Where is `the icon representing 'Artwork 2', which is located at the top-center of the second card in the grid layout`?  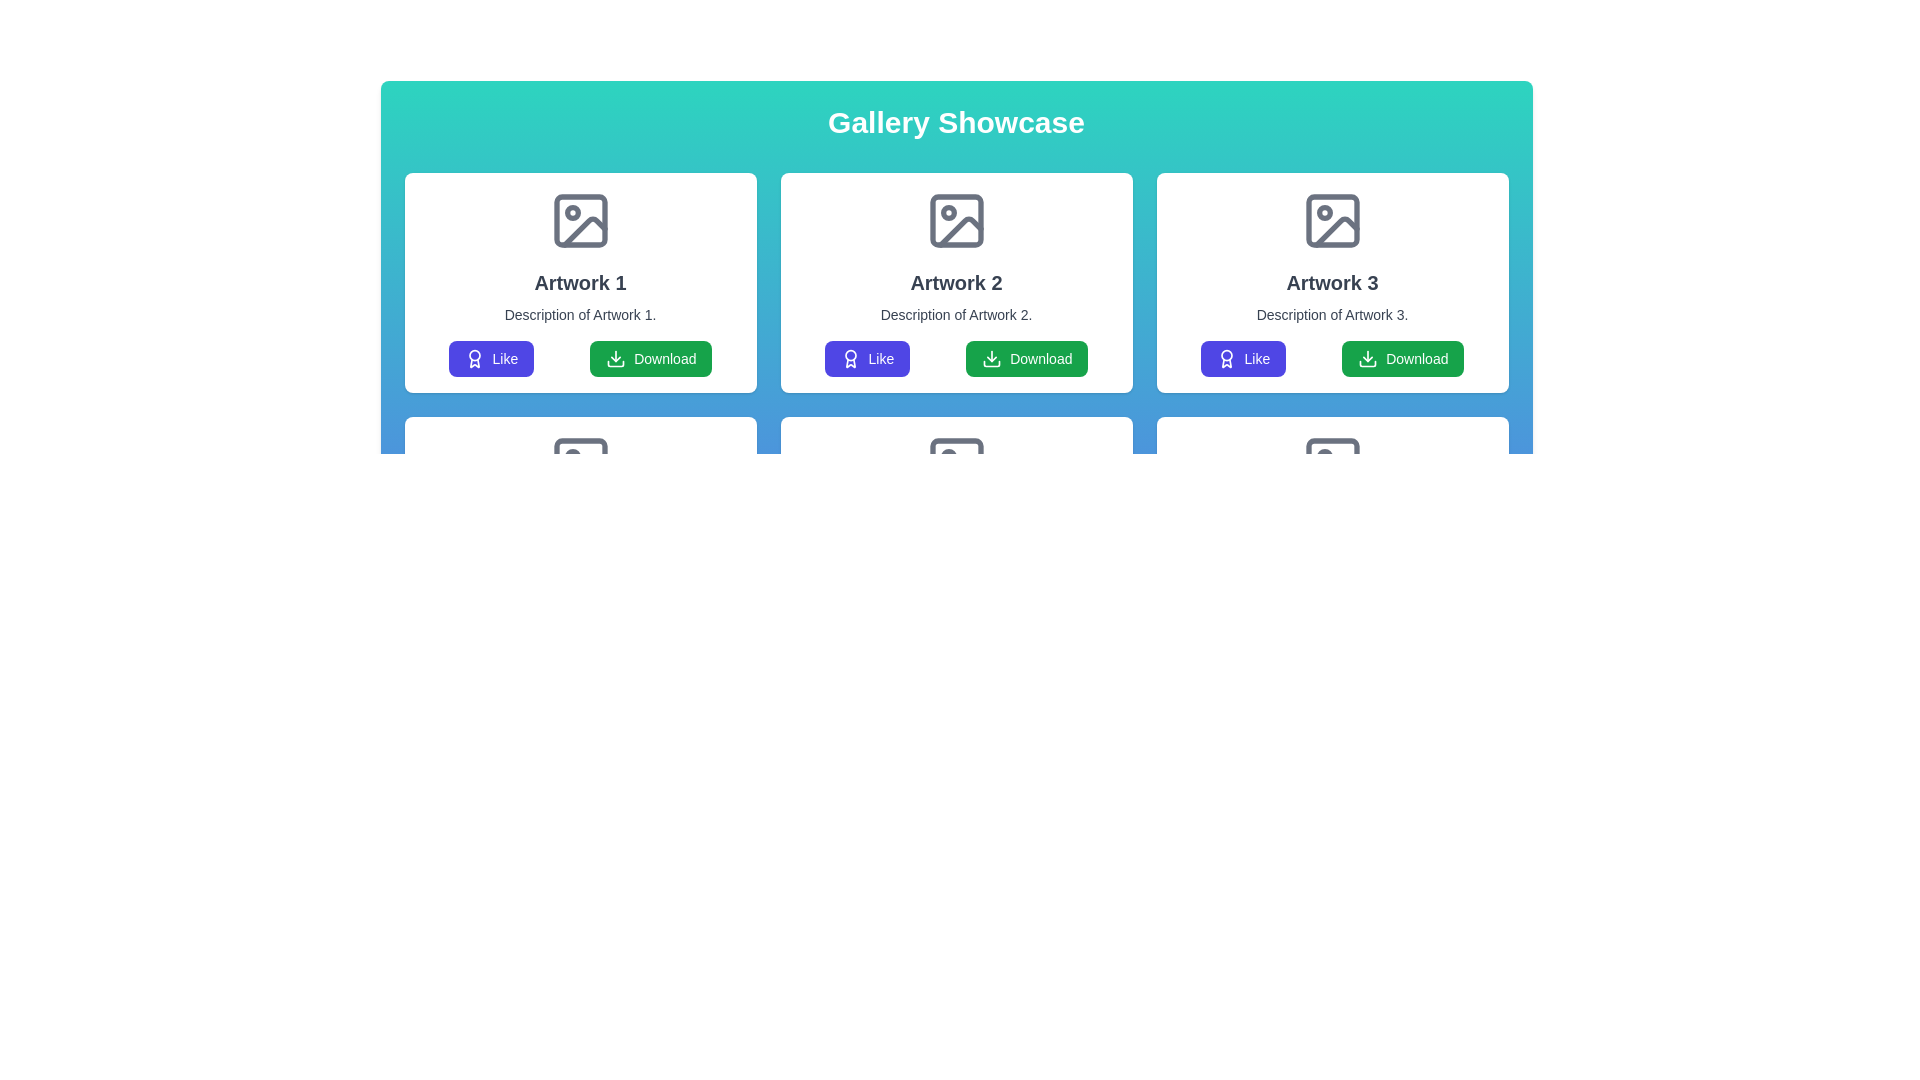
the icon representing 'Artwork 2', which is located at the top-center of the second card in the grid layout is located at coordinates (955, 220).